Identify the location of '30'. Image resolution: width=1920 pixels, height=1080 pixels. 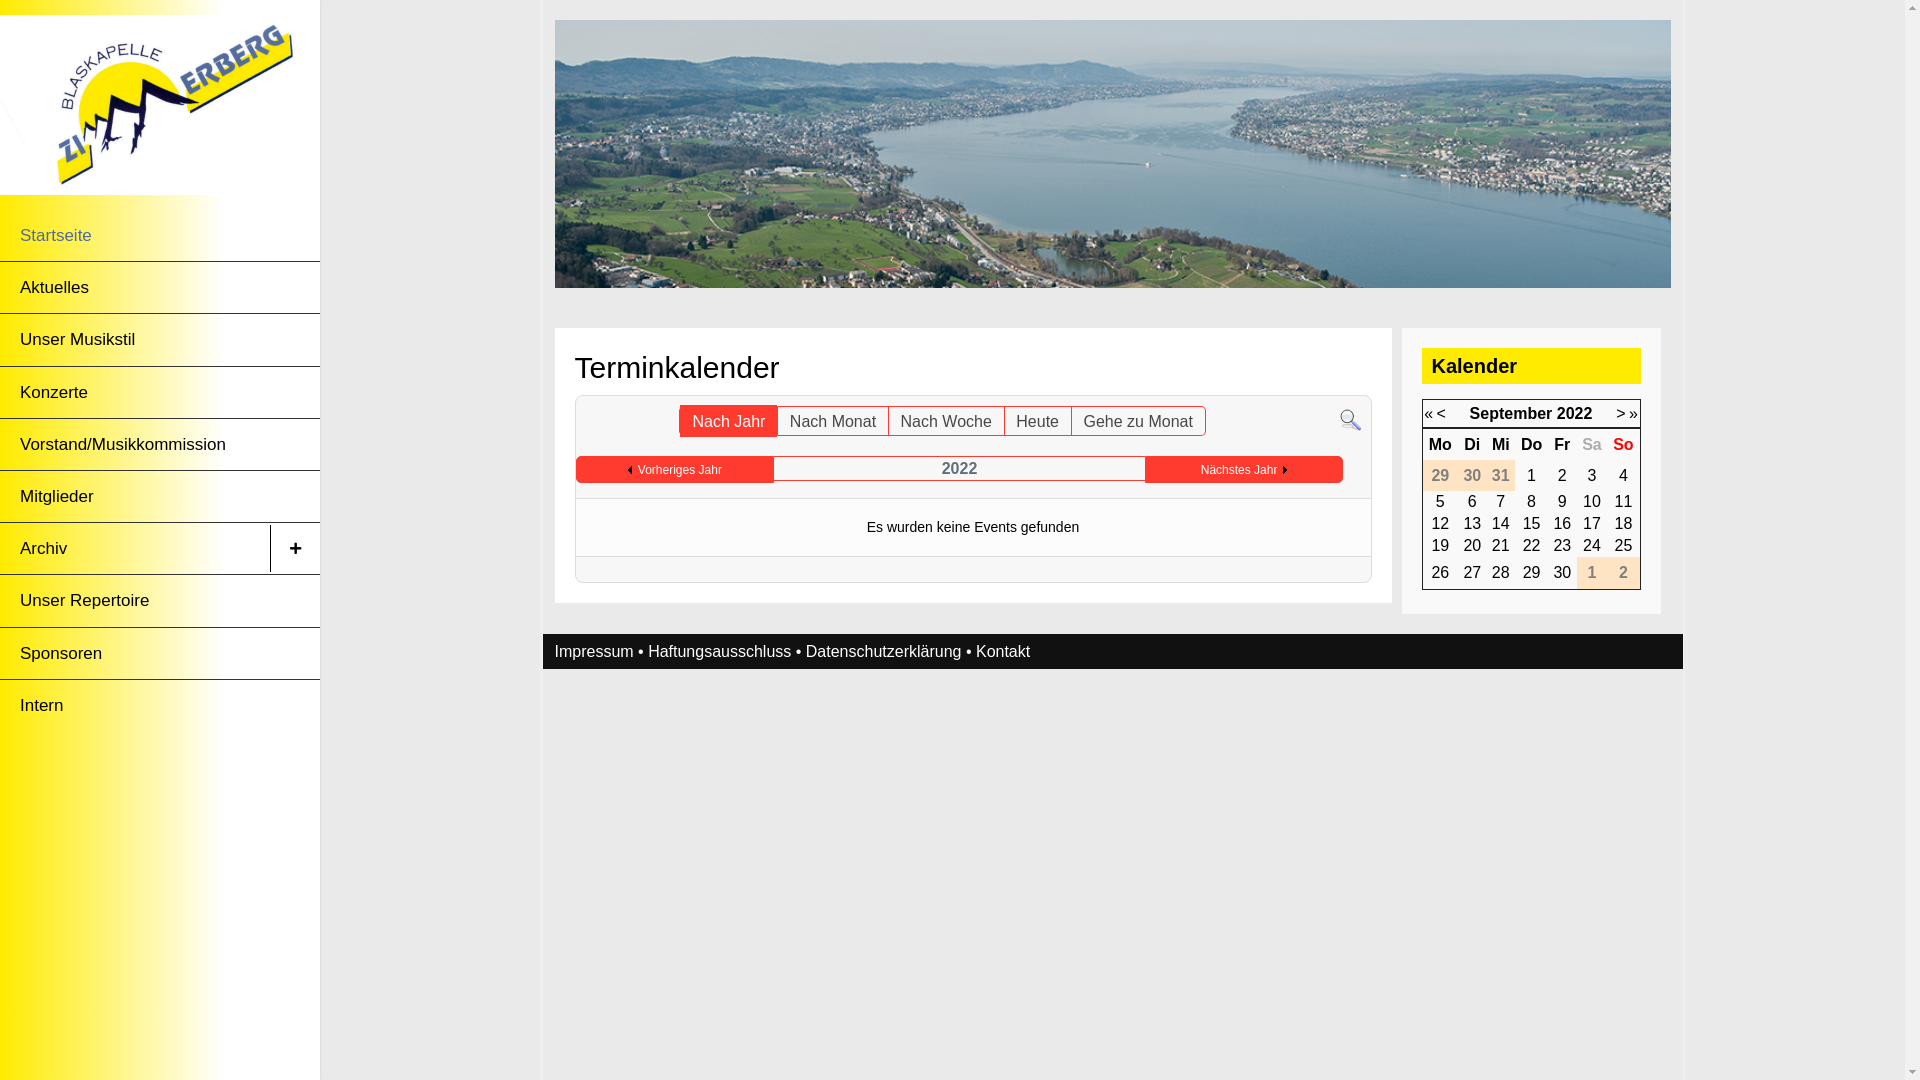
(1552, 572).